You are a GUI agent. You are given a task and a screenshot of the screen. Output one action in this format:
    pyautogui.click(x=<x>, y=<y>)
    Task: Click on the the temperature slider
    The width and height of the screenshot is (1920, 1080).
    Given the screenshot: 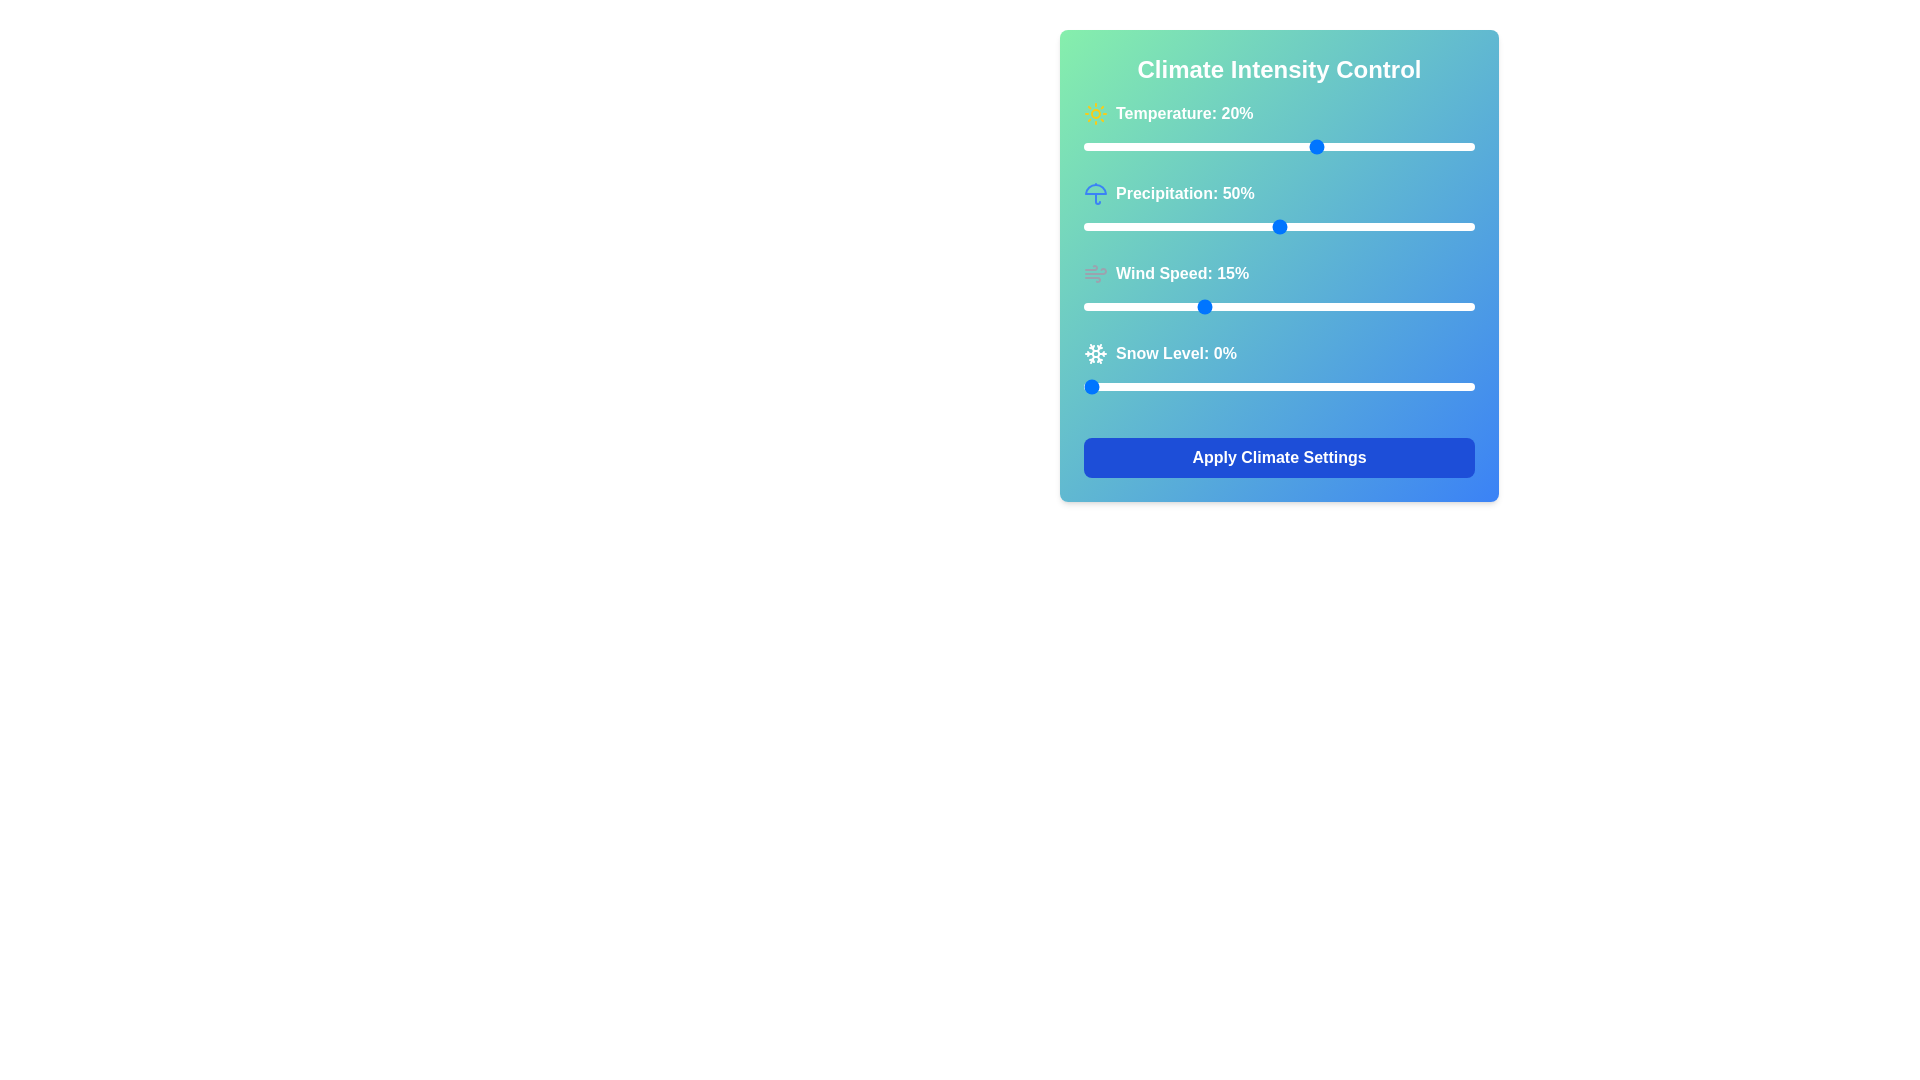 What is the action you would take?
    pyautogui.click(x=1231, y=145)
    